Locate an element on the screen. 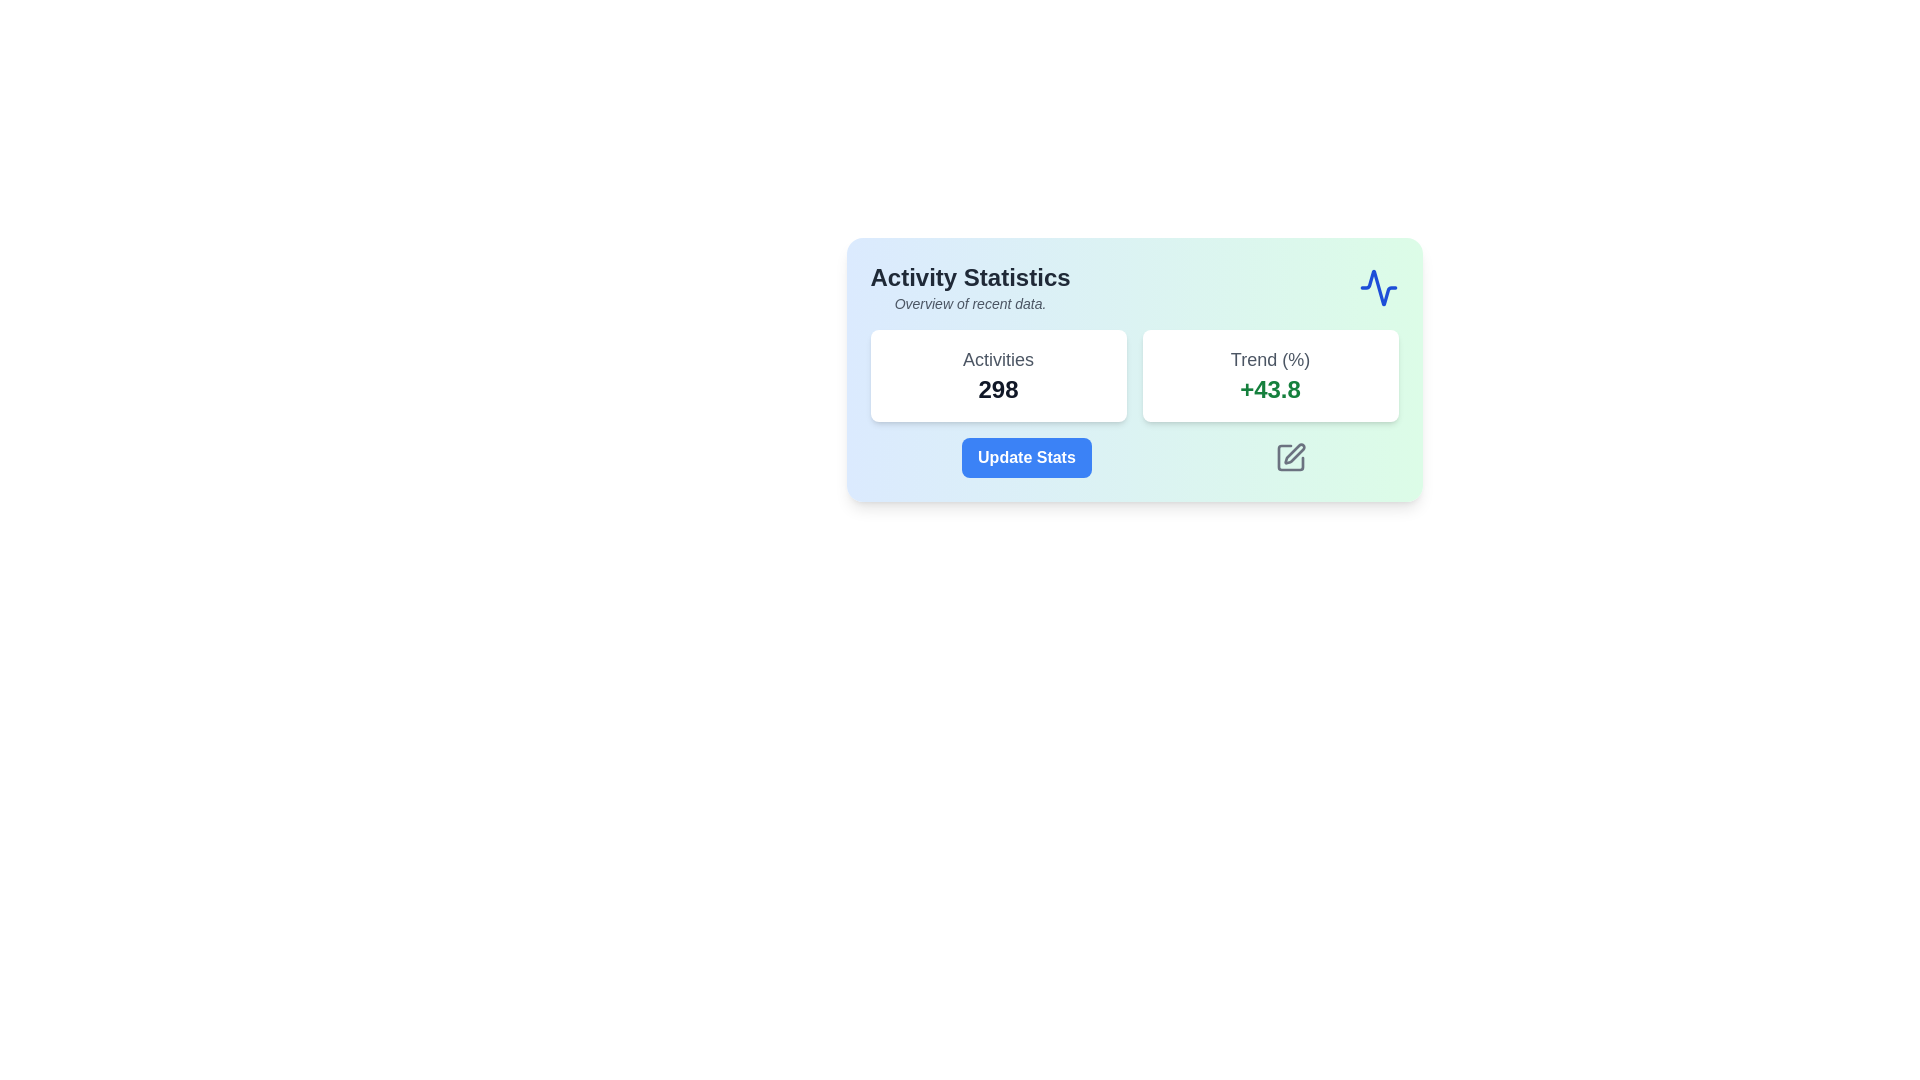 This screenshot has height=1080, width=1920. the Text label that indicates the count of activities, located below the 'Activities' text within the left card of the 'Activity Statistics' panel is located at coordinates (998, 389).